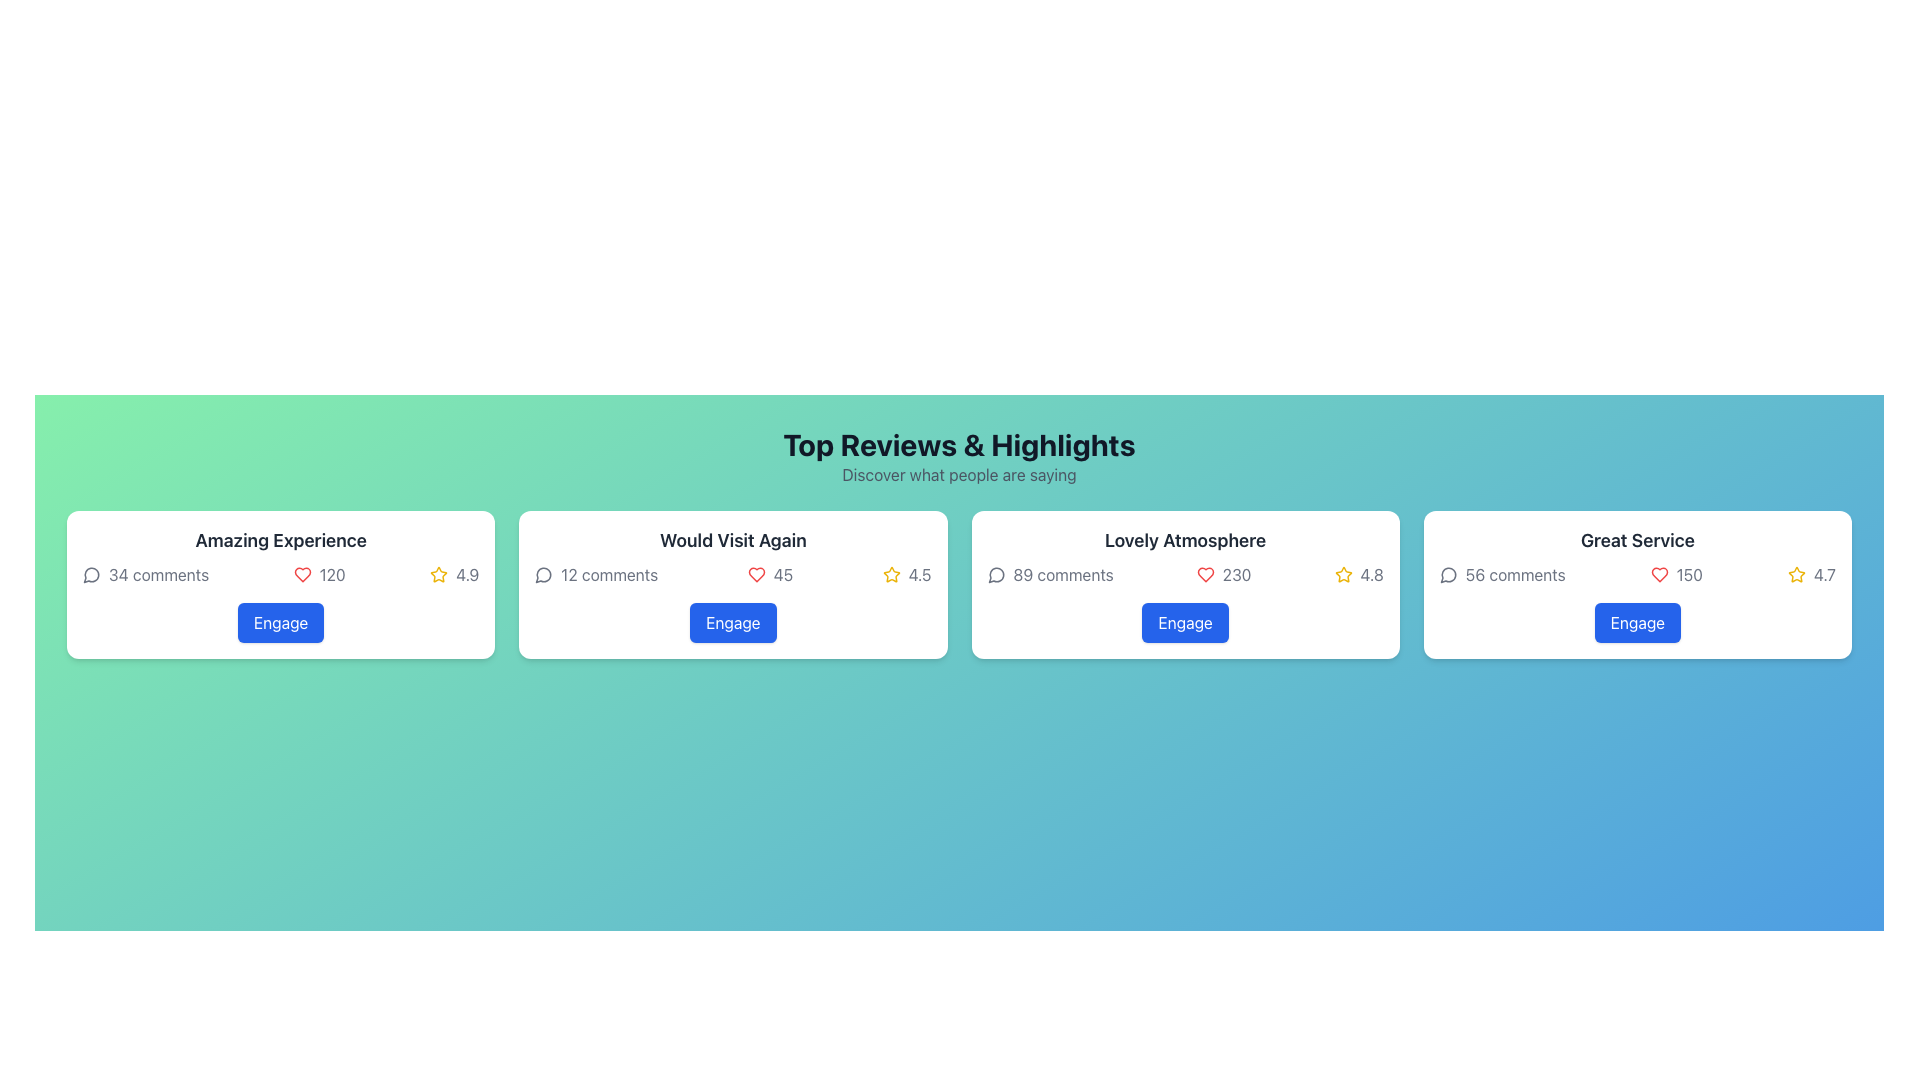 Image resolution: width=1920 pixels, height=1080 pixels. What do you see at coordinates (280, 585) in the screenshot?
I see `the first card component in the grid` at bounding box center [280, 585].